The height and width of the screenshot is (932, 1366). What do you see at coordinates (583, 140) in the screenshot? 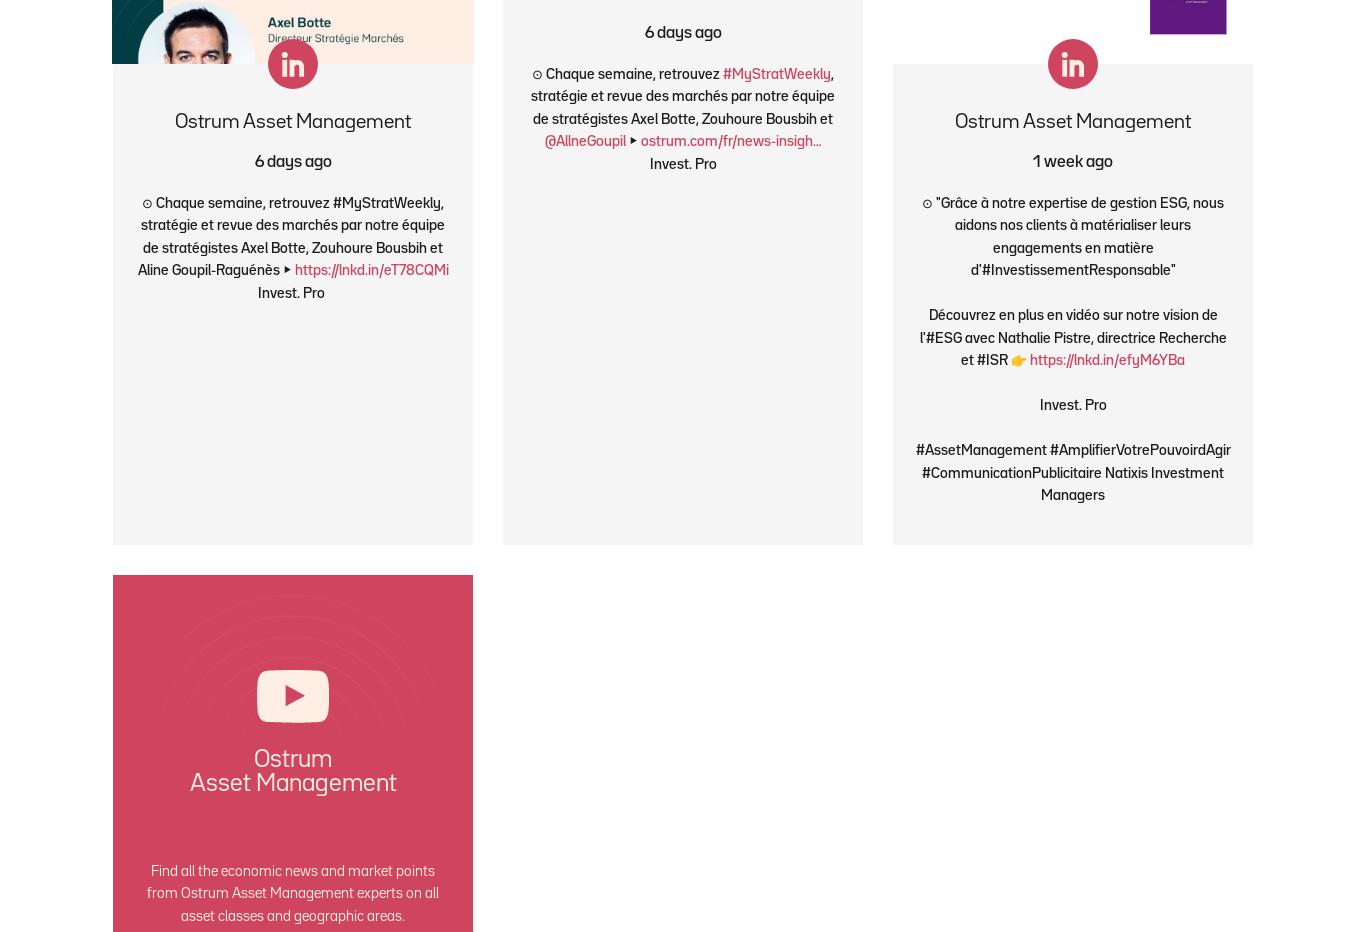
I see `'@AllneGoupil'` at bounding box center [583, 140].